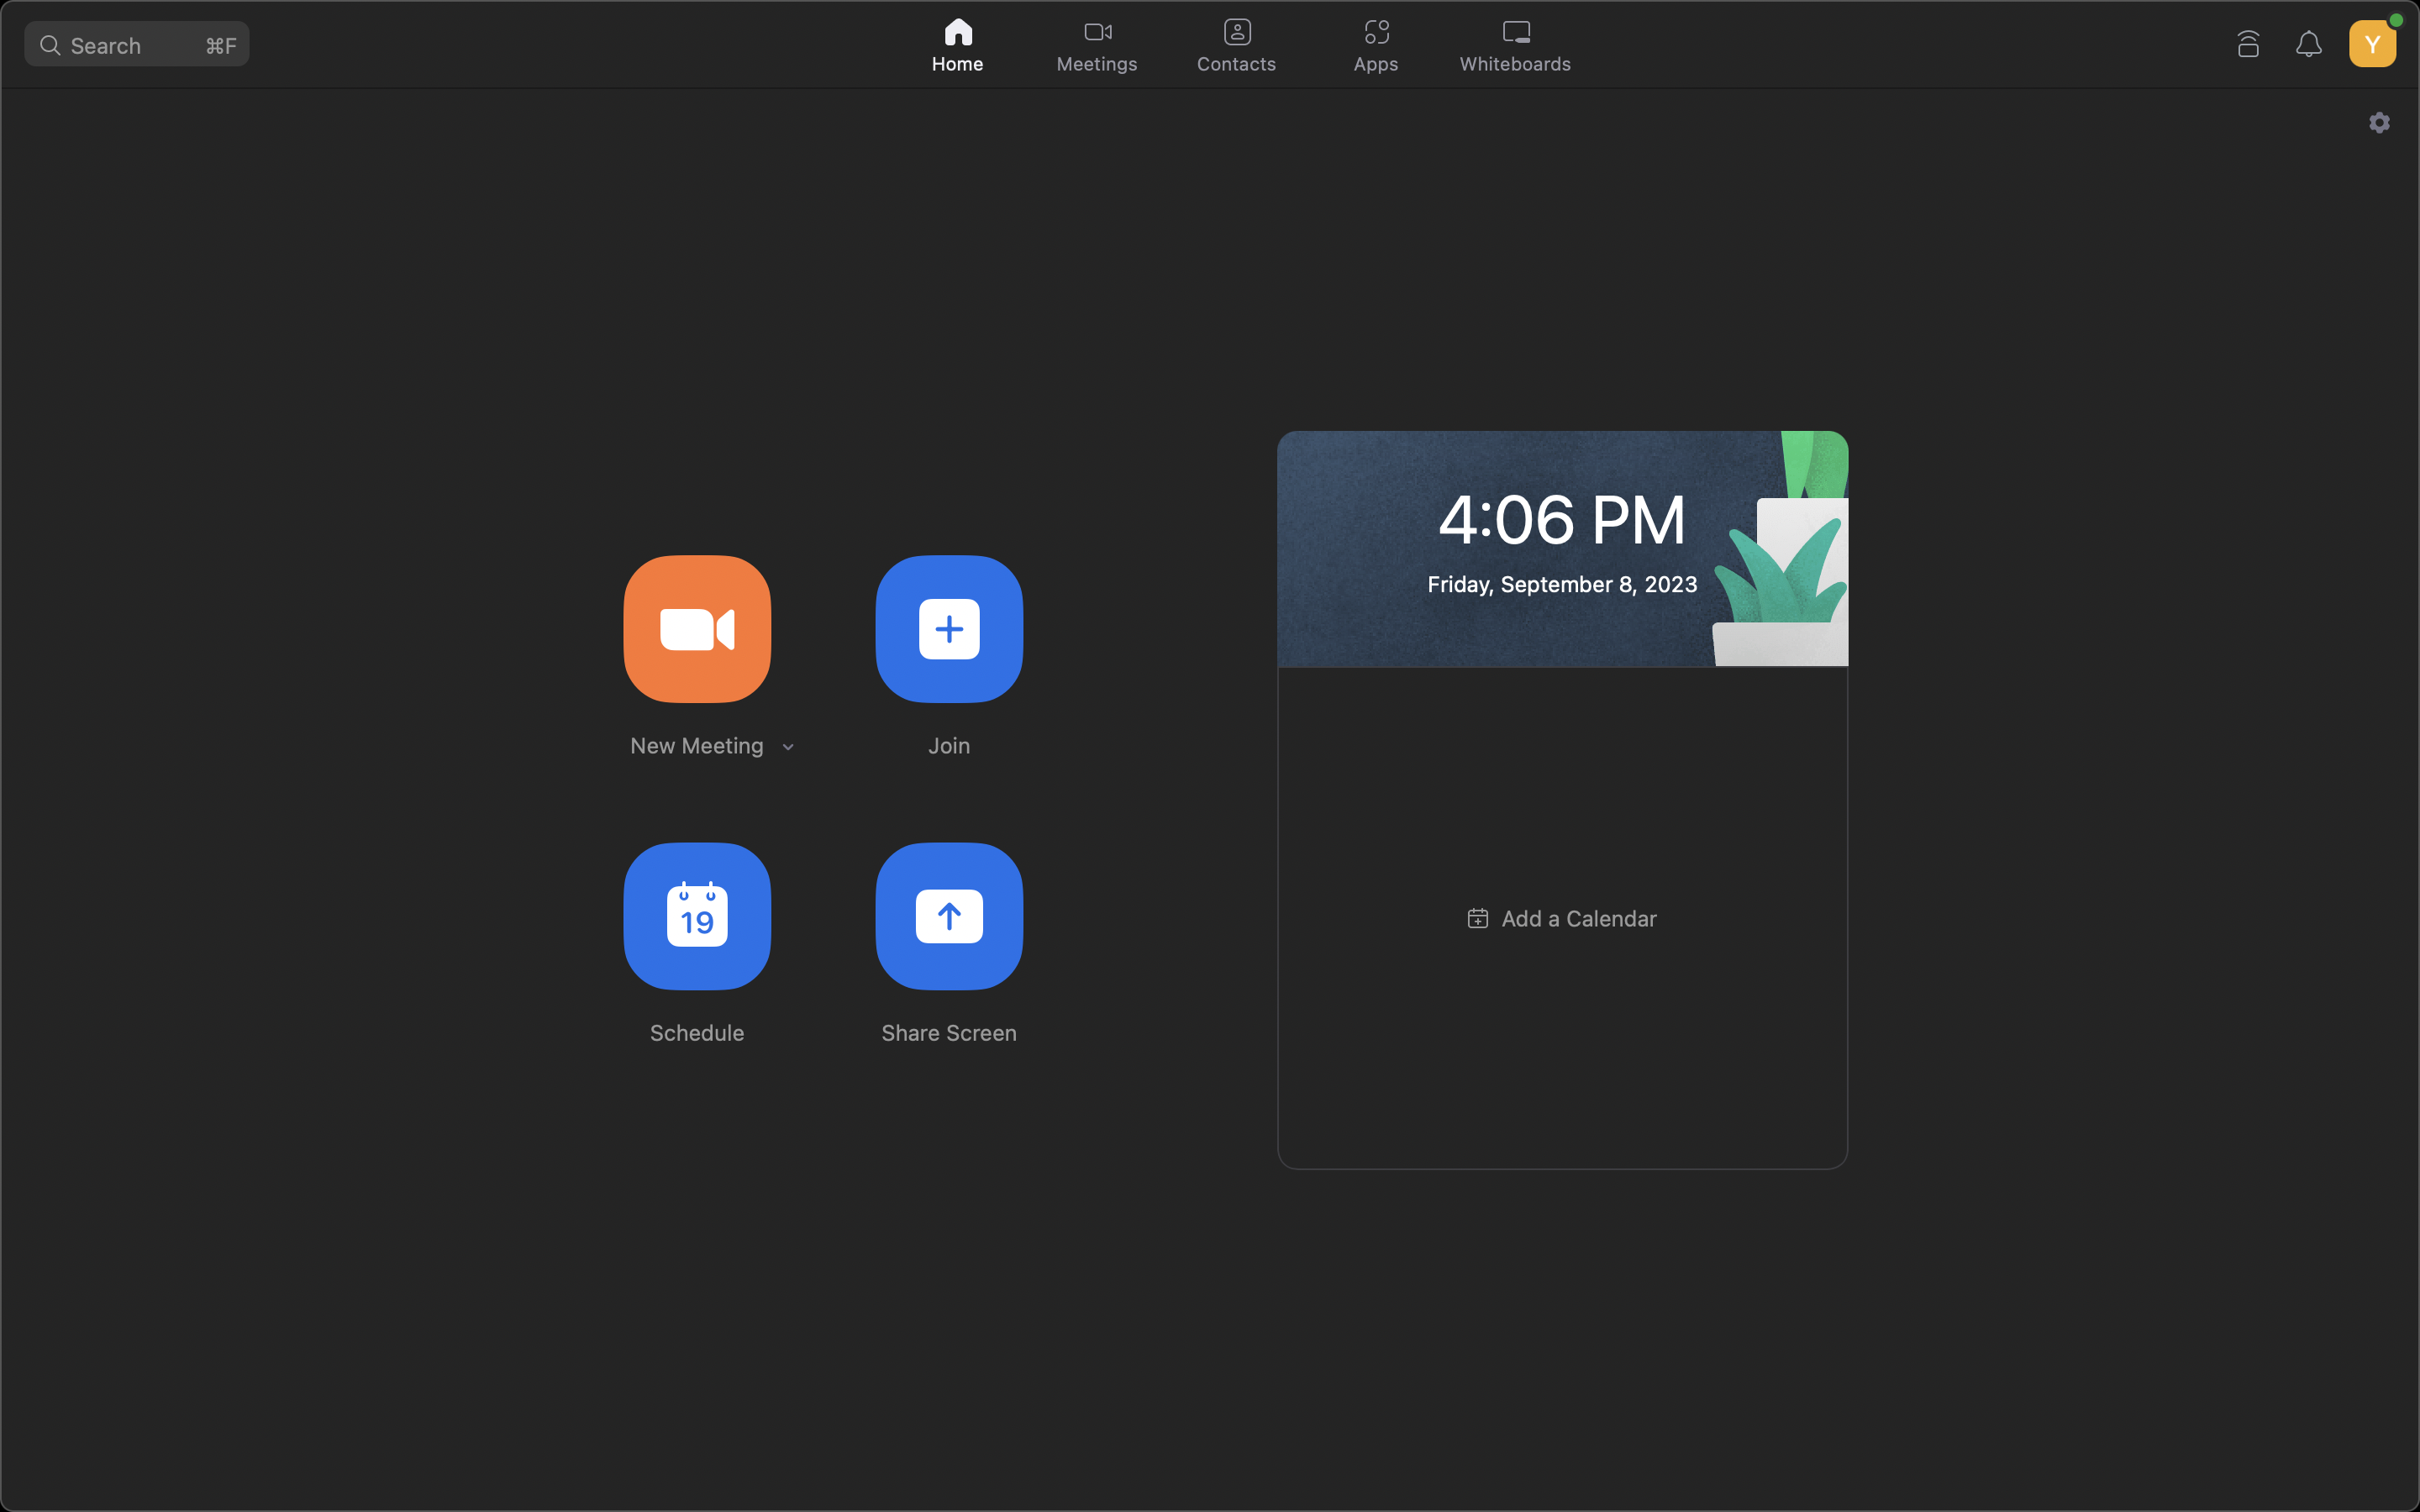 Image resolution: width=2420 pixels, height=1512 pixels. I want to click on and hit the bell for notifications, so click(2312, 41).